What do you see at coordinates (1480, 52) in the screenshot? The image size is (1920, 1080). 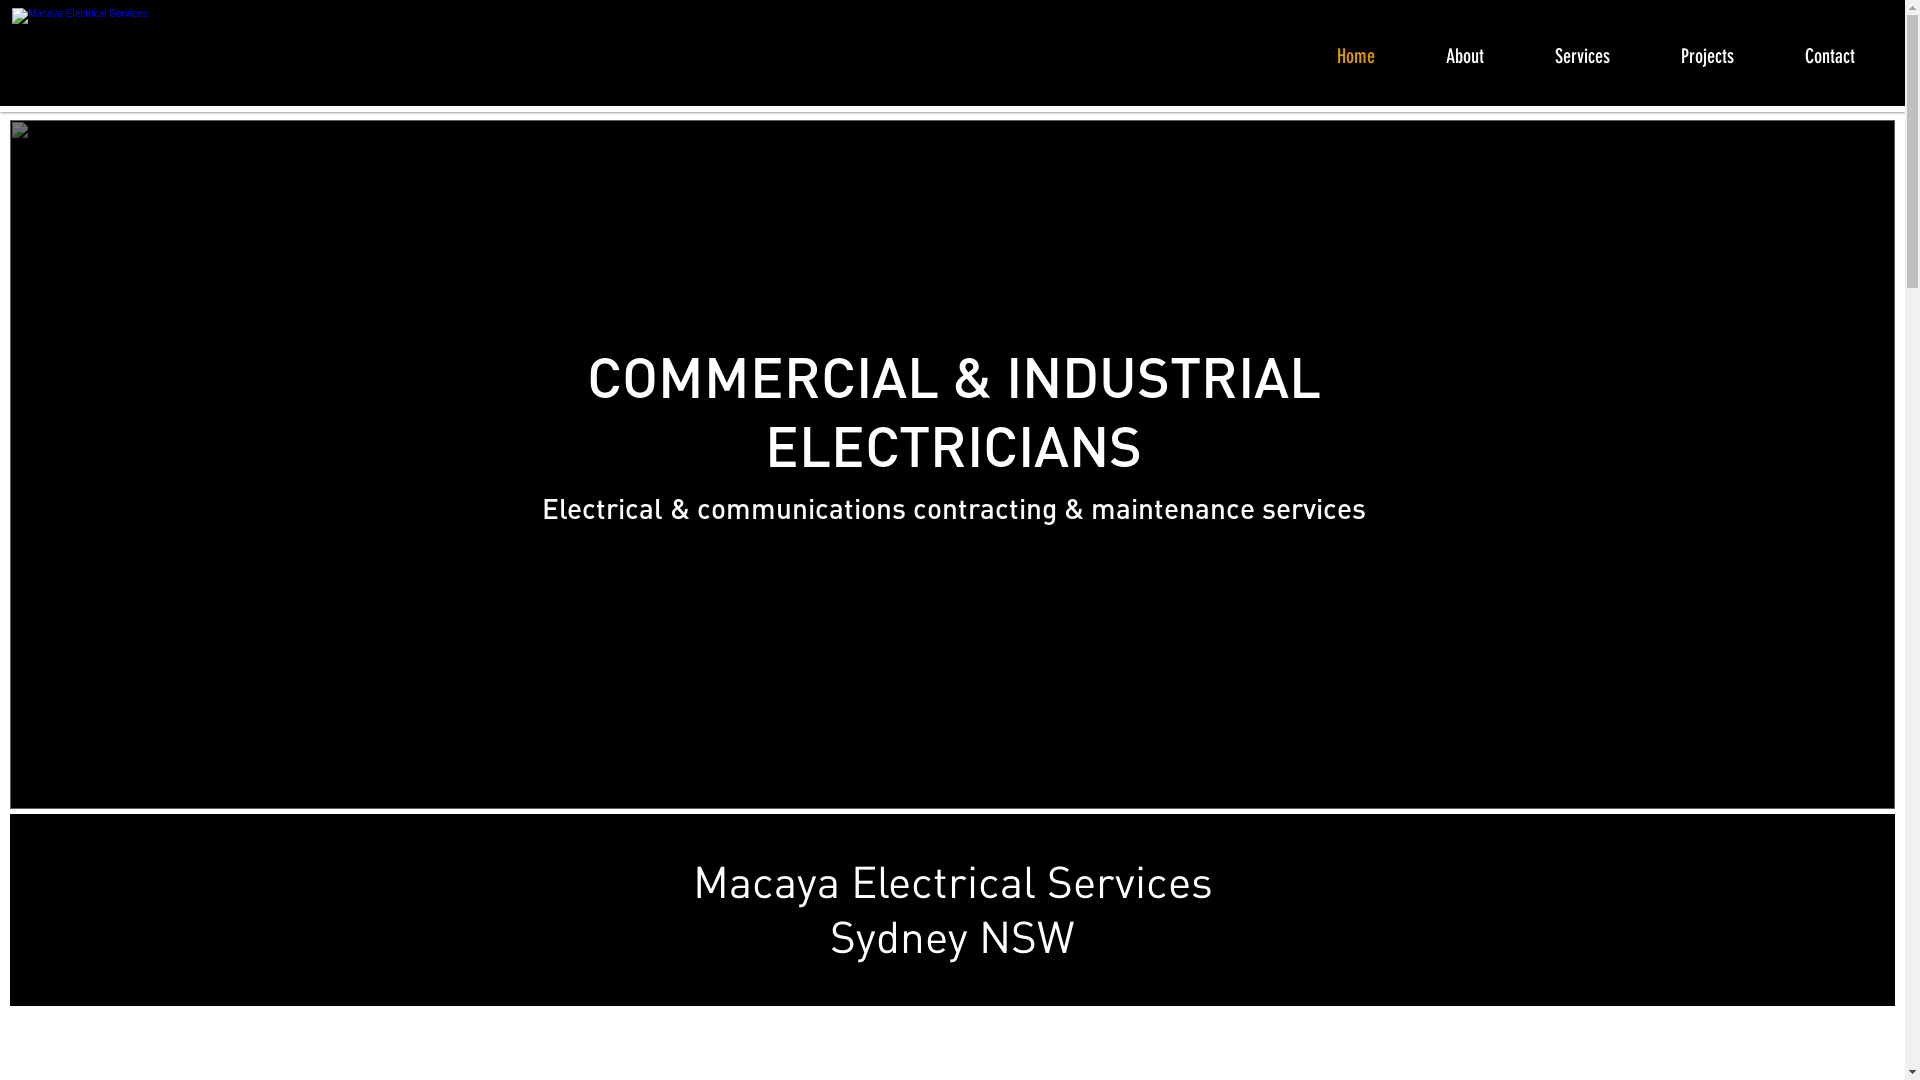 I see `'About'` at bounding box center [1480, 52].